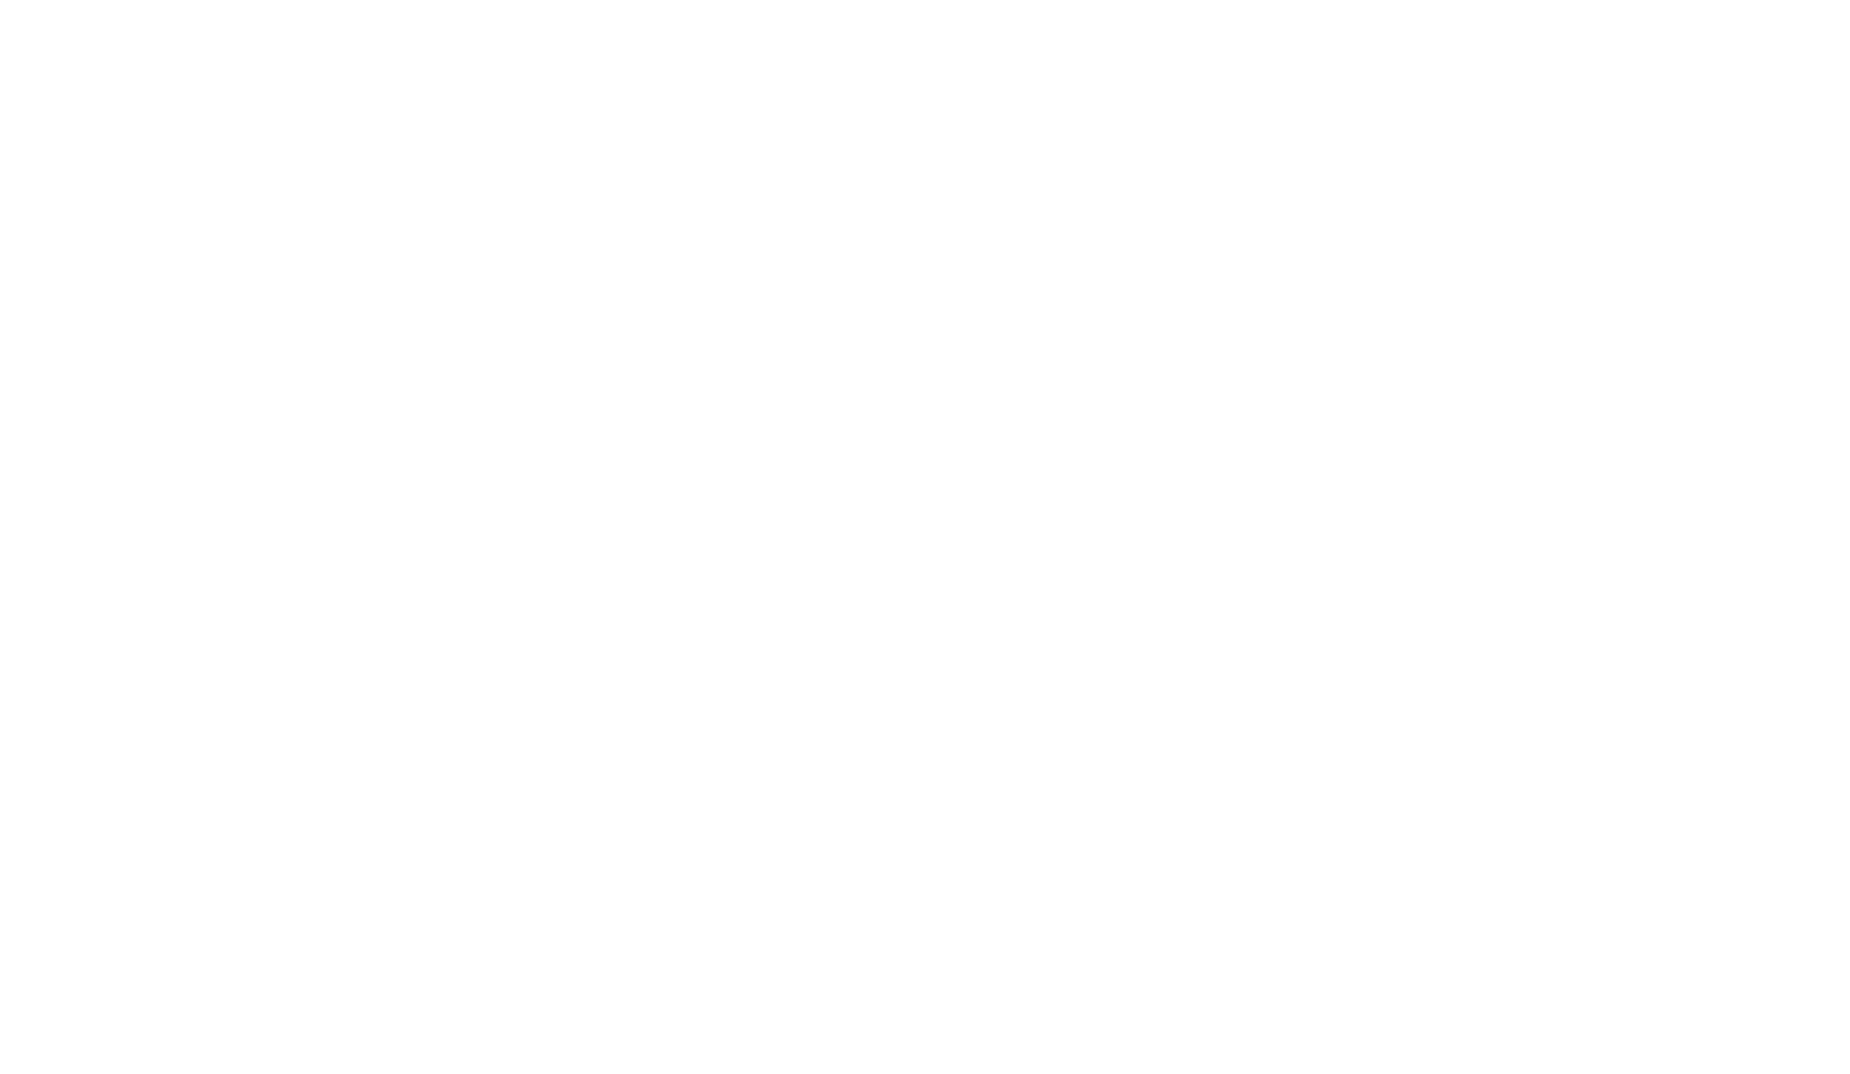 The height and width of the screenshot is (1074, 1850). Describe the element at coordinates (1403, 644) in the screenshot. I see `'Ribeira Do Cavalo Beach'` at that location.